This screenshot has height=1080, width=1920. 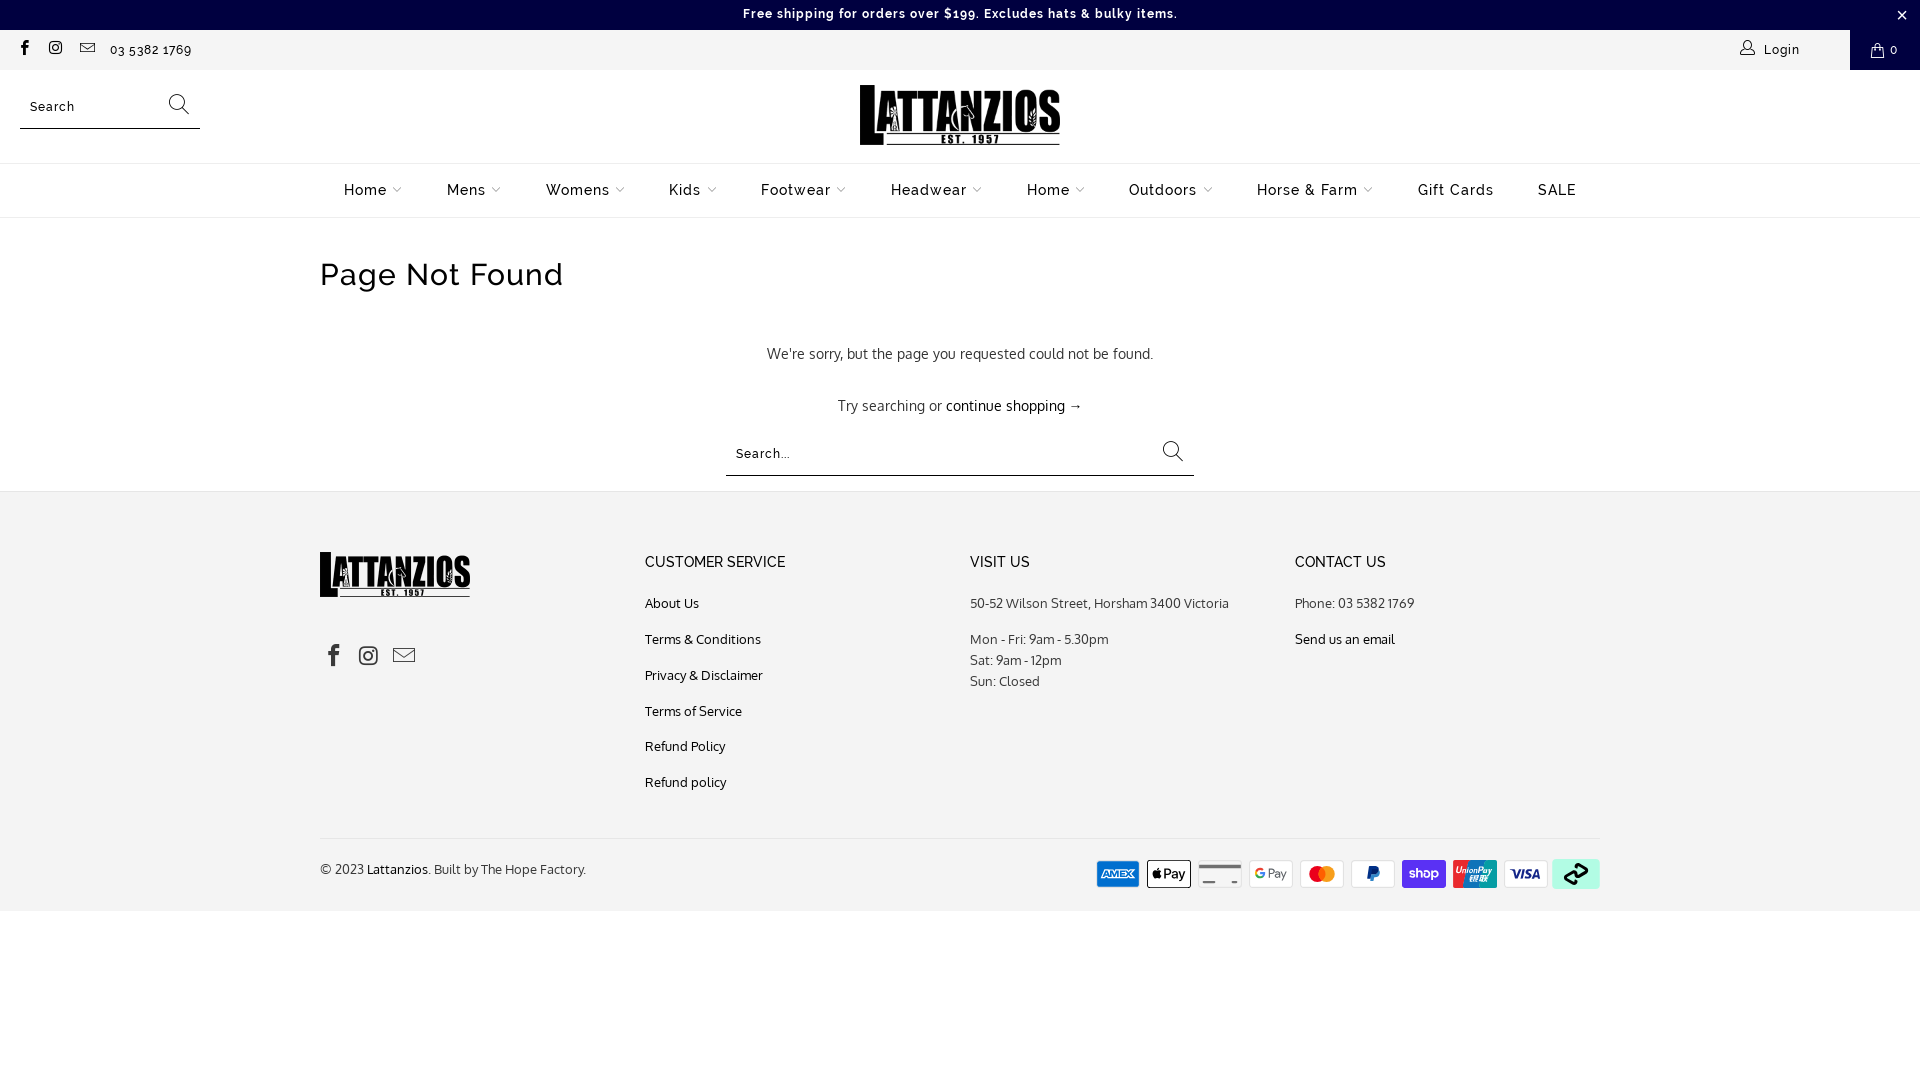 What do you see at coordinates (692, 189) in the screenshot?
I see `'Kids'` at bounding box center [692, 189].